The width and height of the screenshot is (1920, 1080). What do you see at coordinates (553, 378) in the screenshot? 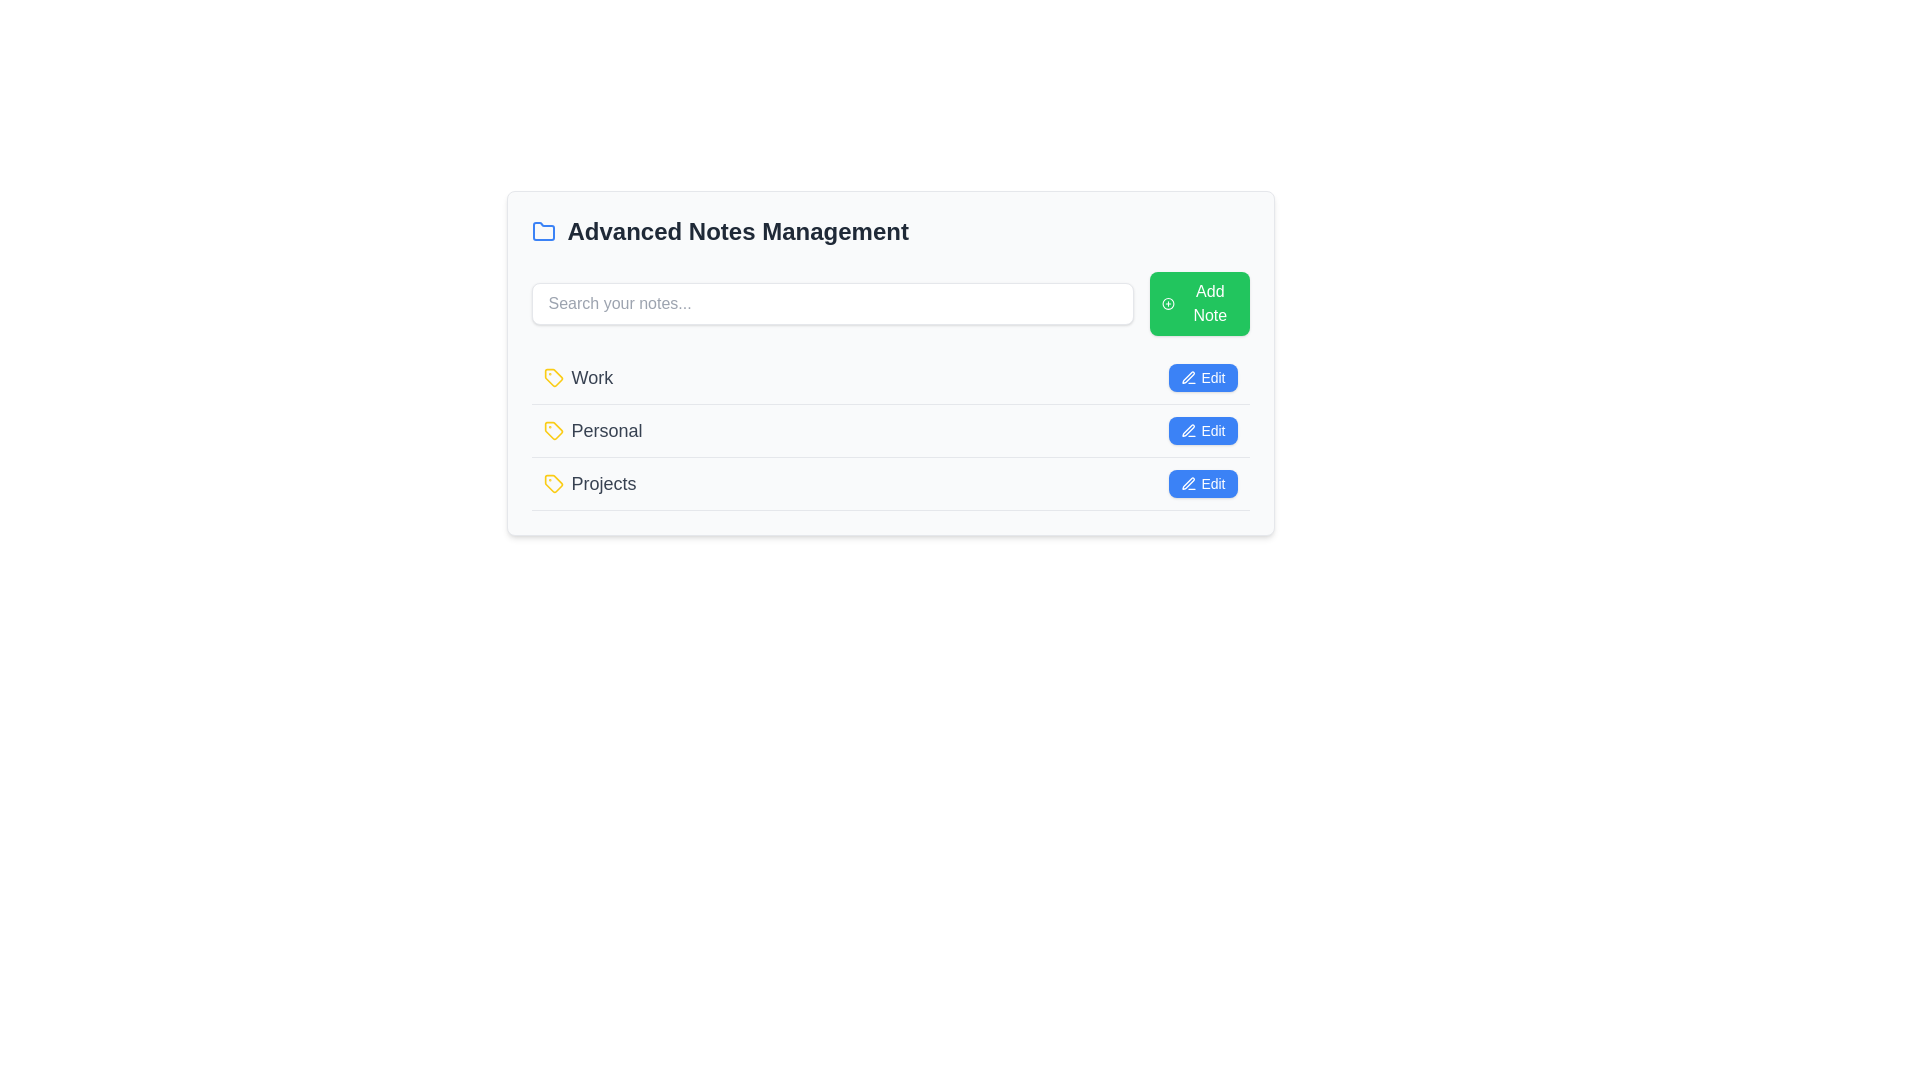
I see `the visual tag icon representing the 'Work' entry, which is located in the first row of the list aligned with 'Personal' and 'Projects' in the 'Advanced Notes Management' interface` at bounding box center [553, 378].